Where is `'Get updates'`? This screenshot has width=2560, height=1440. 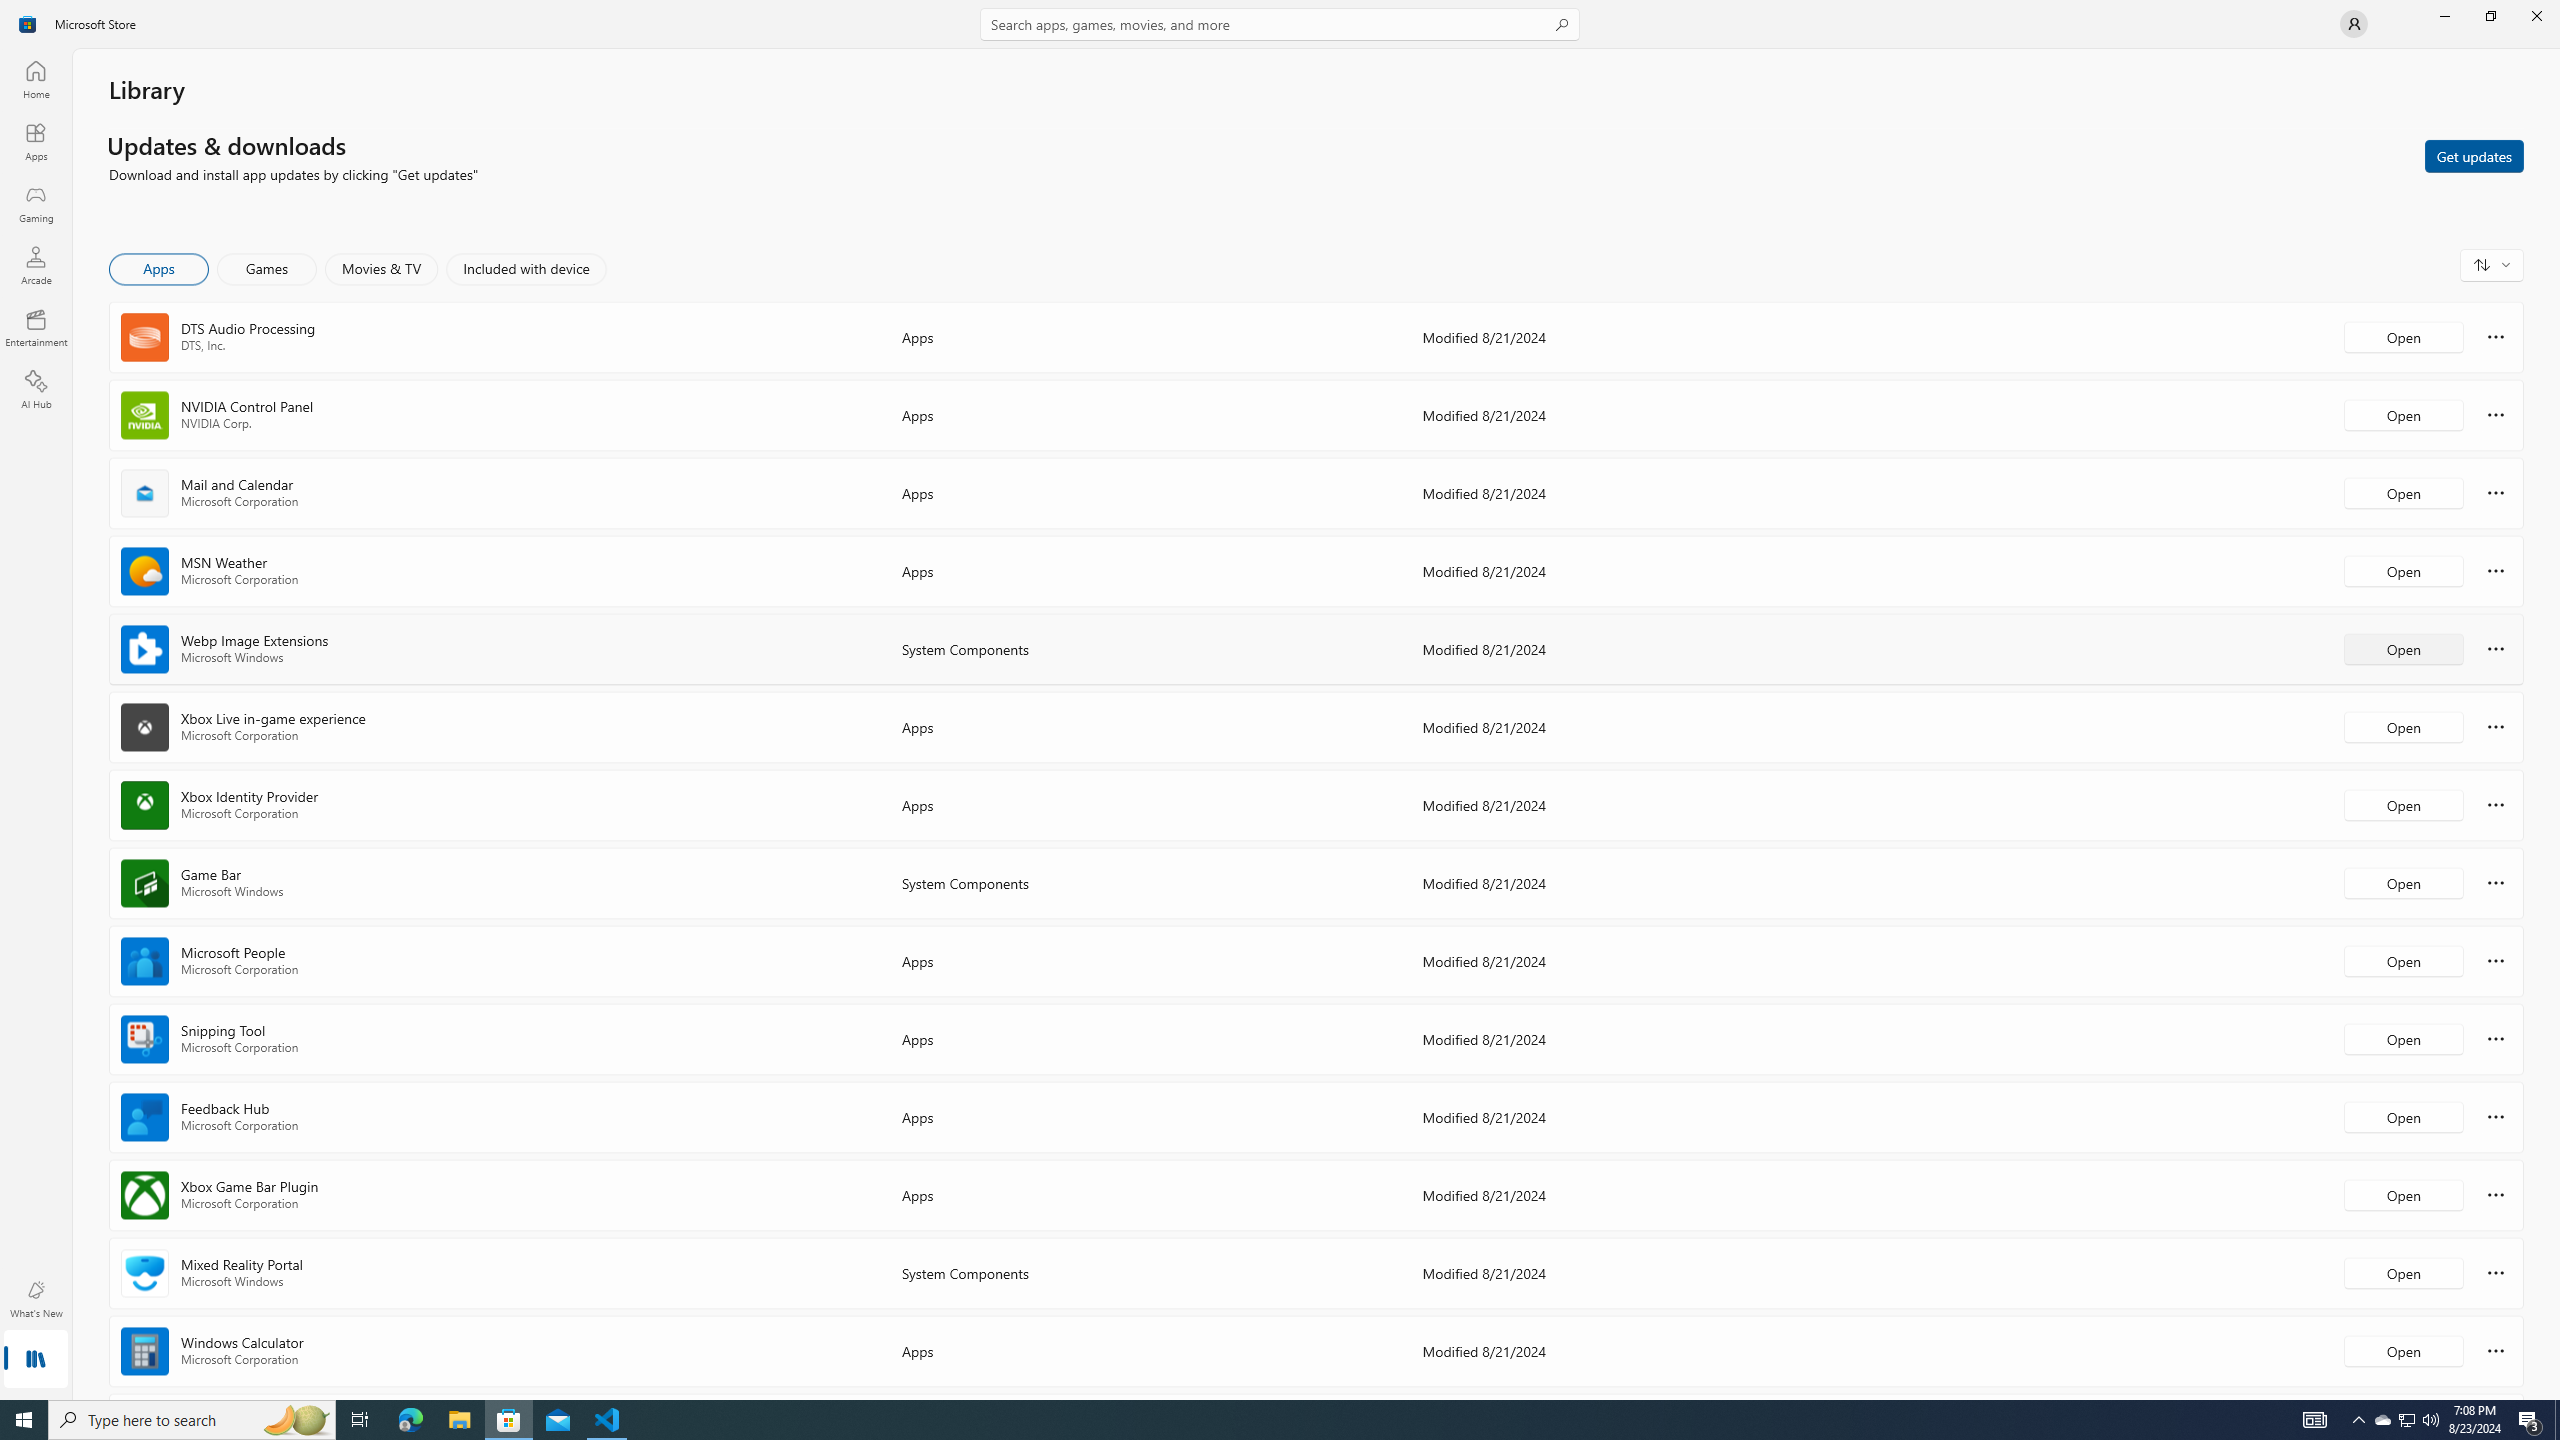 'Get updates' is located at coordinates (2474, 154).